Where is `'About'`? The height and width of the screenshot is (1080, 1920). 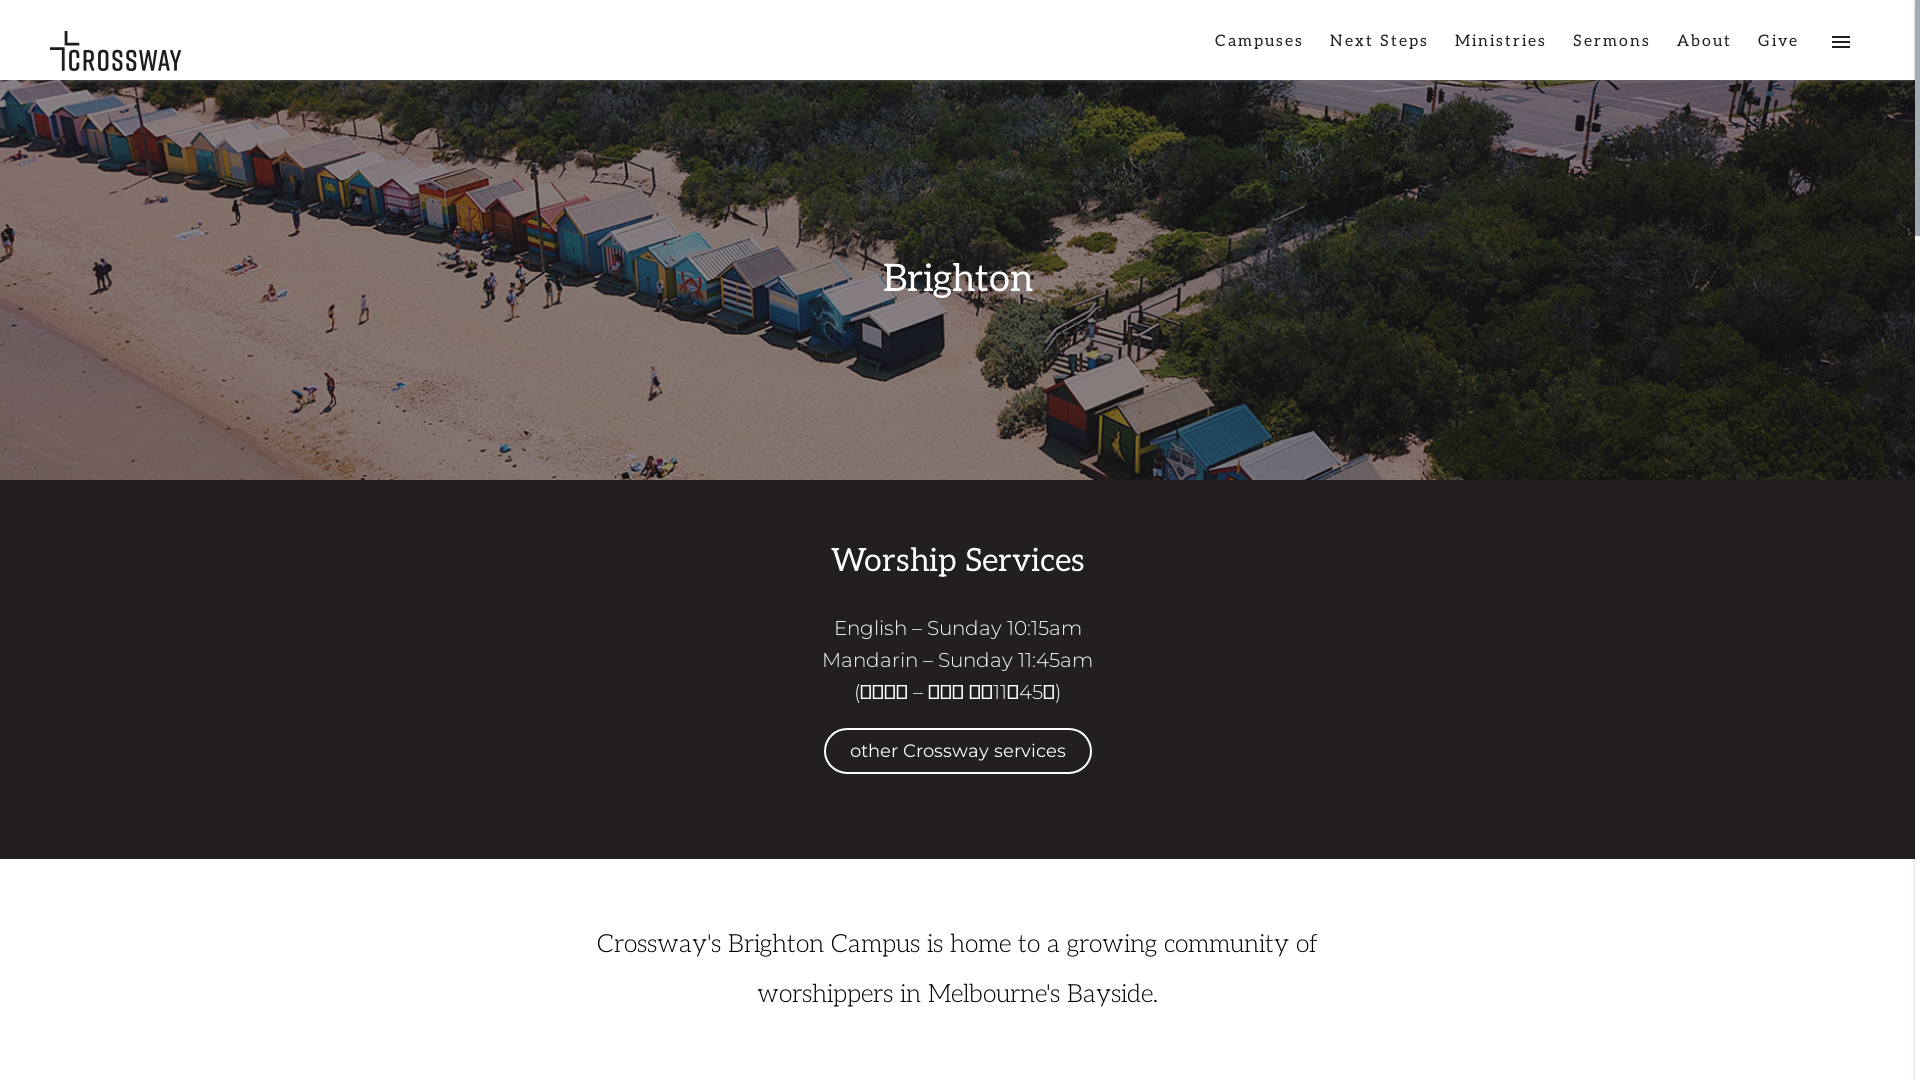 'About' is located at coordinates (1703, 49).